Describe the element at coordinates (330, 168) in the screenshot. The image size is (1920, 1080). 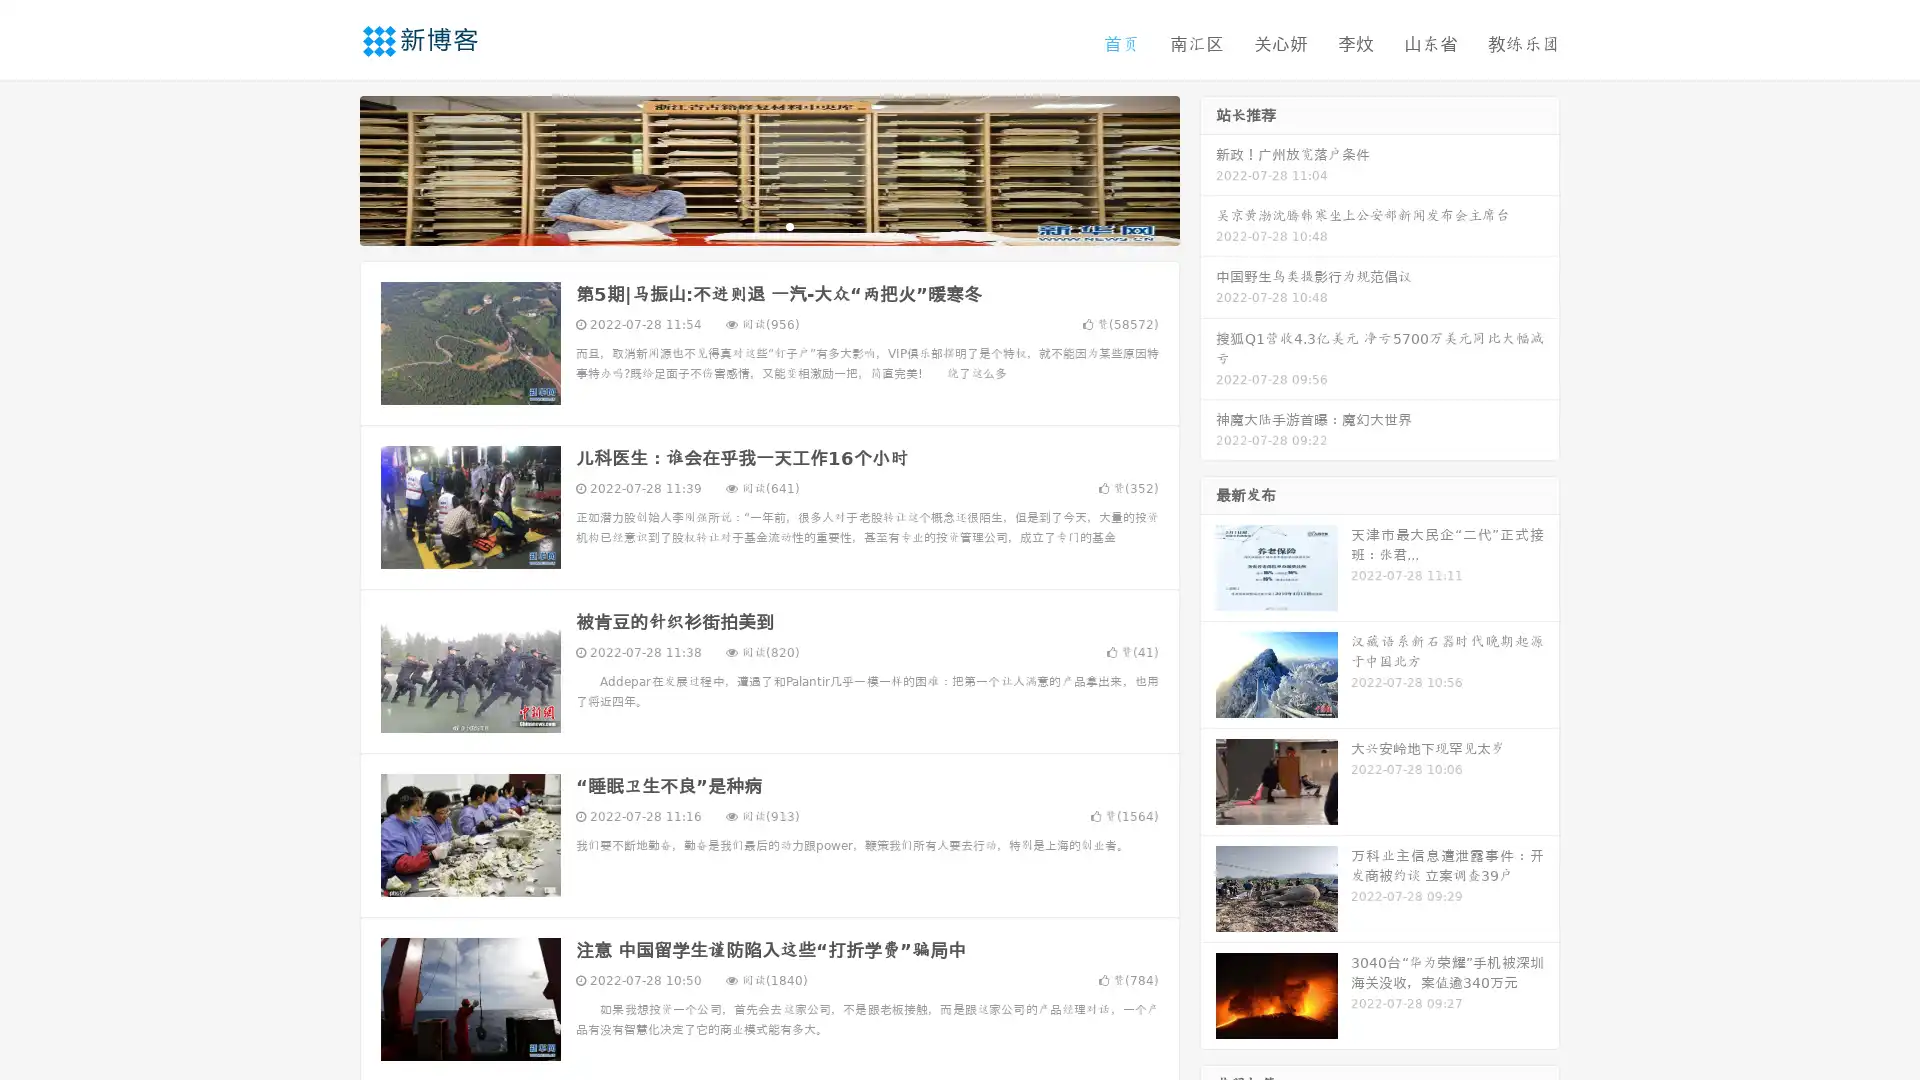
I see `Previous slide` at that location.